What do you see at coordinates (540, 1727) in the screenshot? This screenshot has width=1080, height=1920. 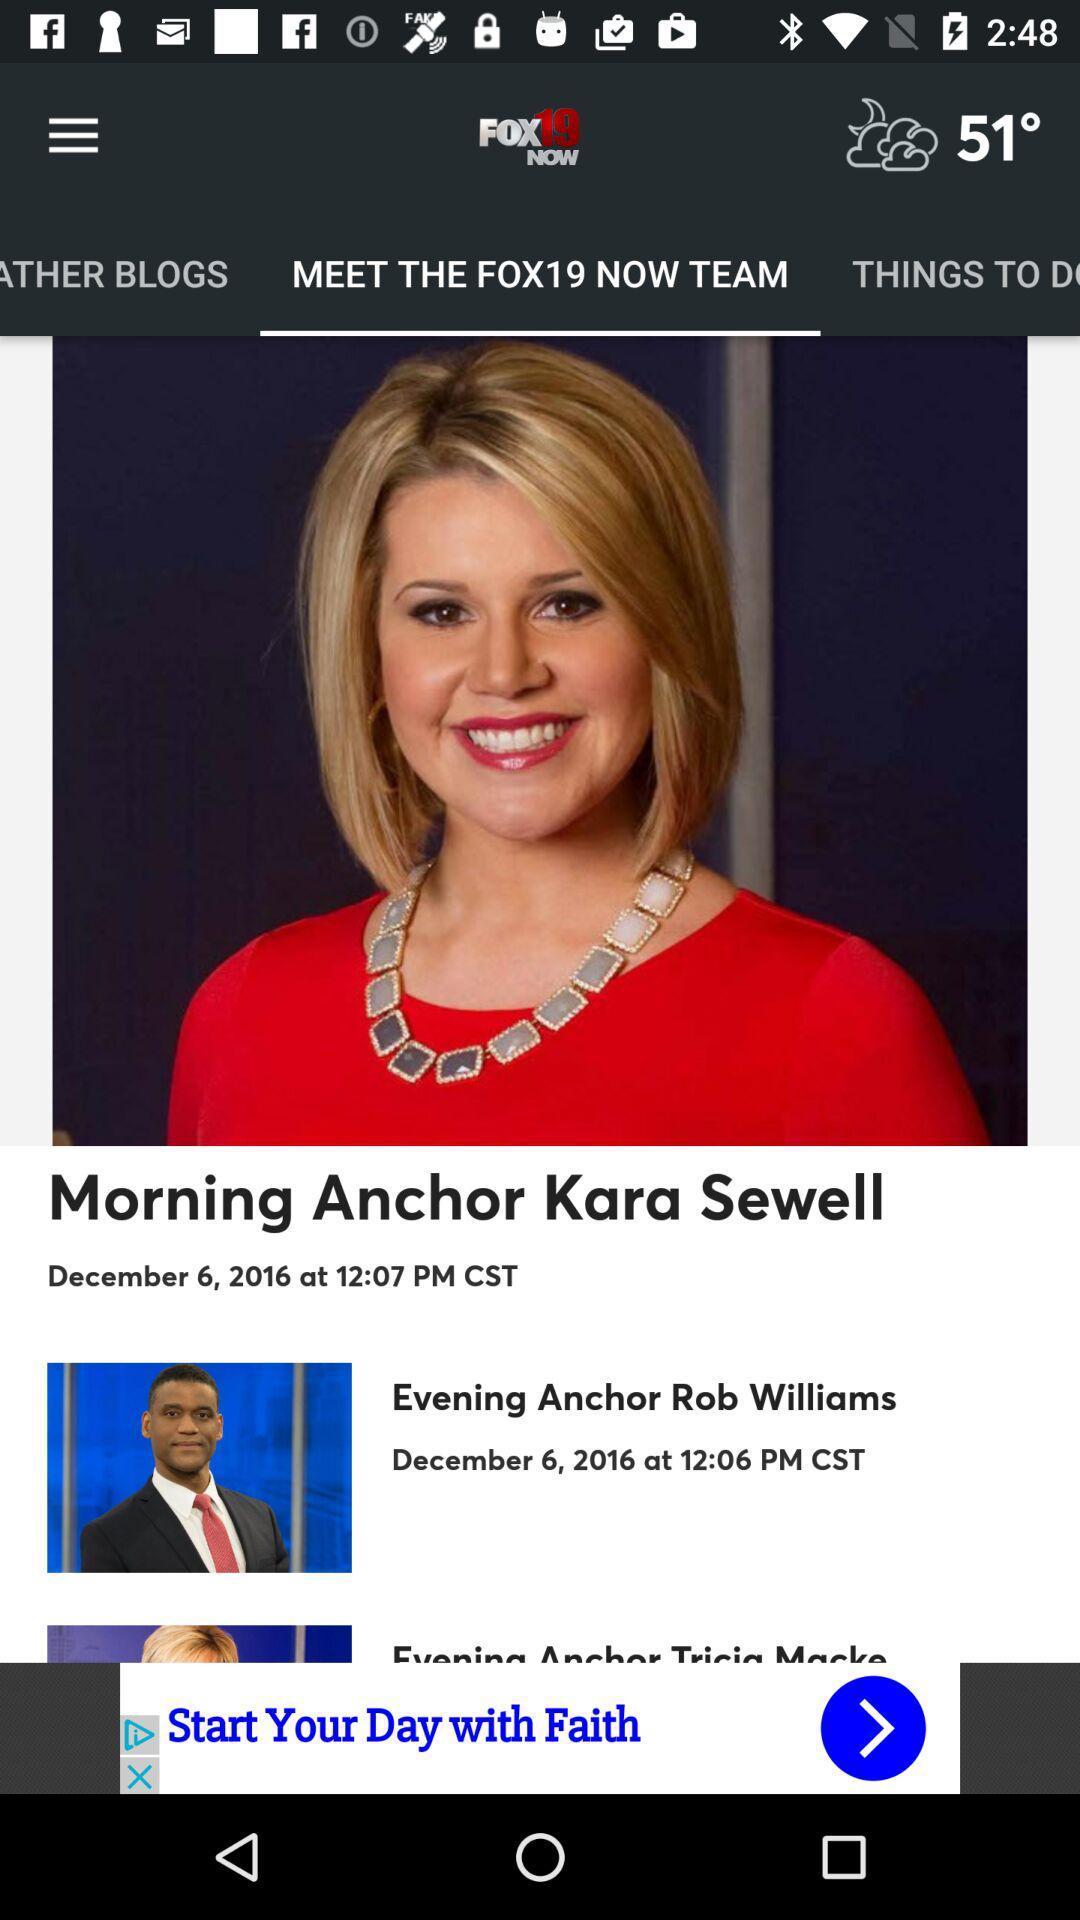 I see `bottom advertisement` at bounding box center [540, 1727].